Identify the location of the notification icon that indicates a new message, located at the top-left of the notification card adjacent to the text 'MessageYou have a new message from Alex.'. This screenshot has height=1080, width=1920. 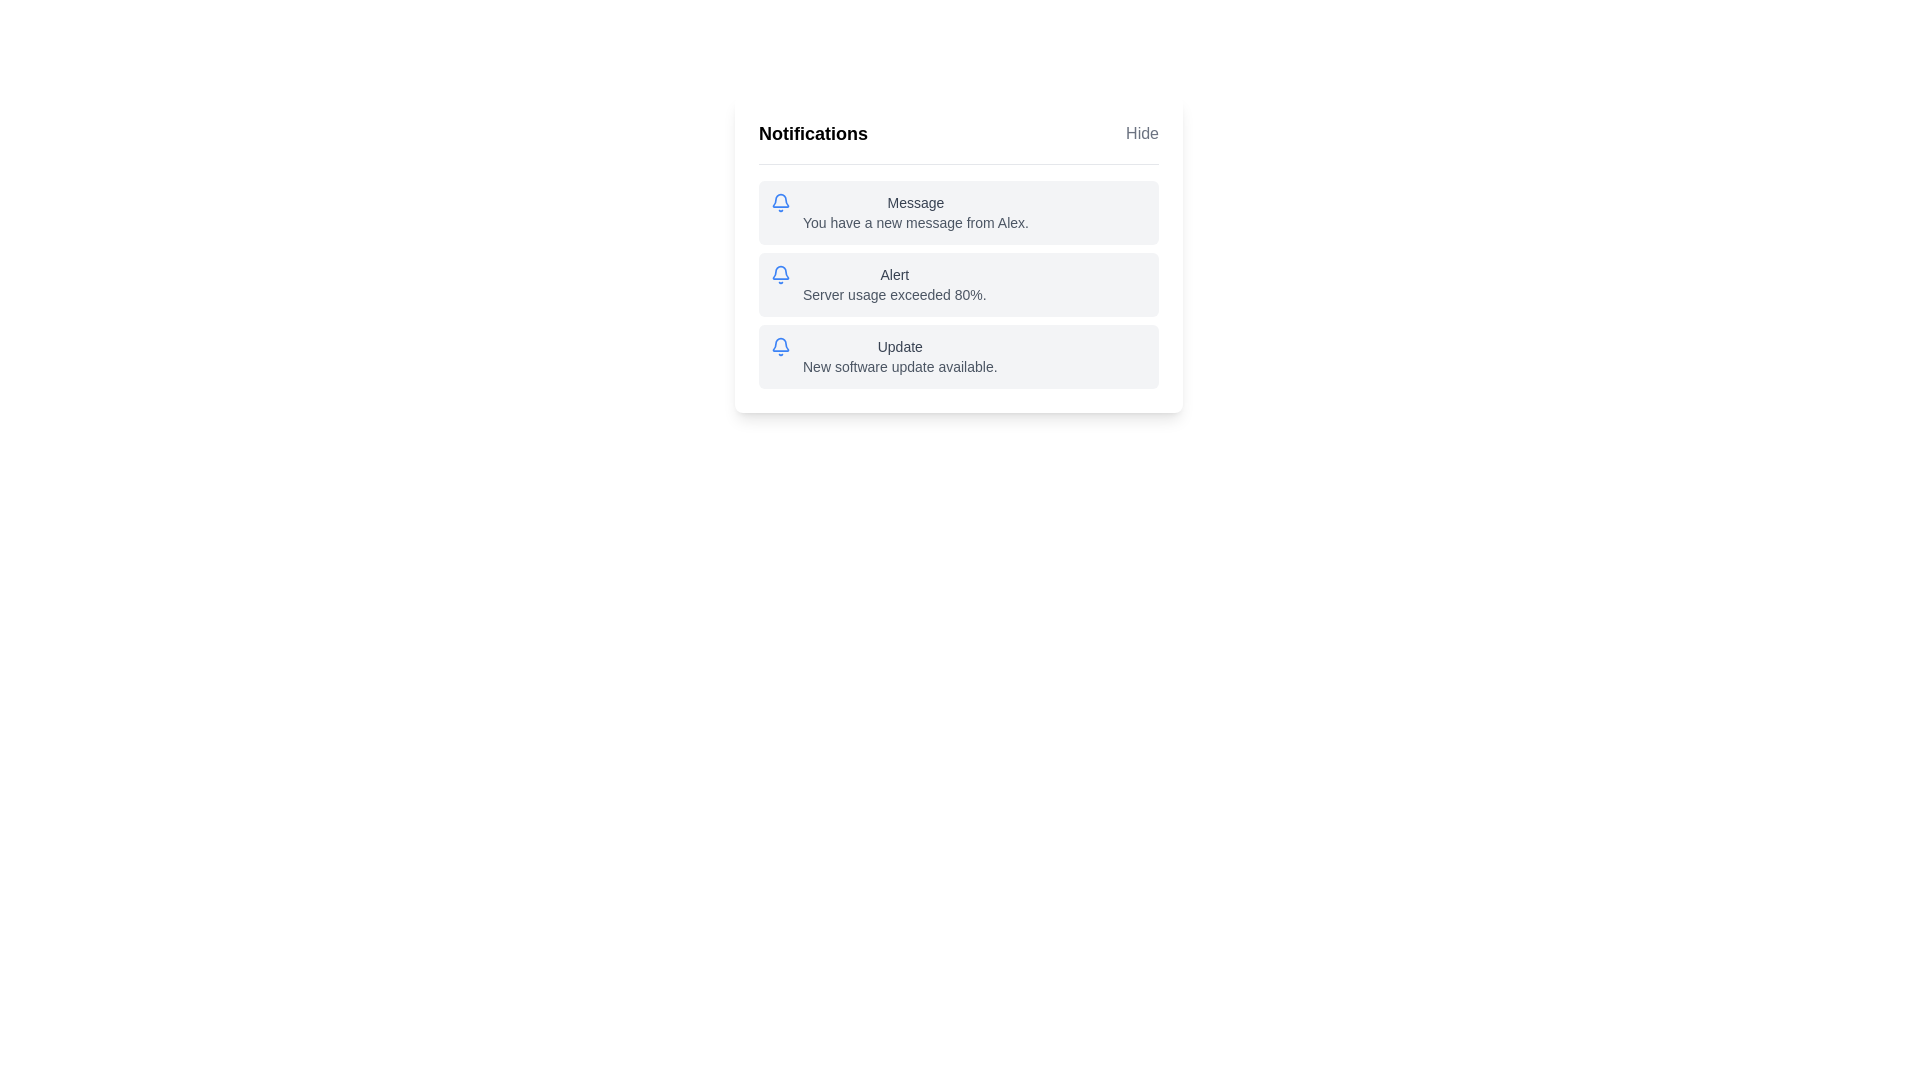
(780, 203).